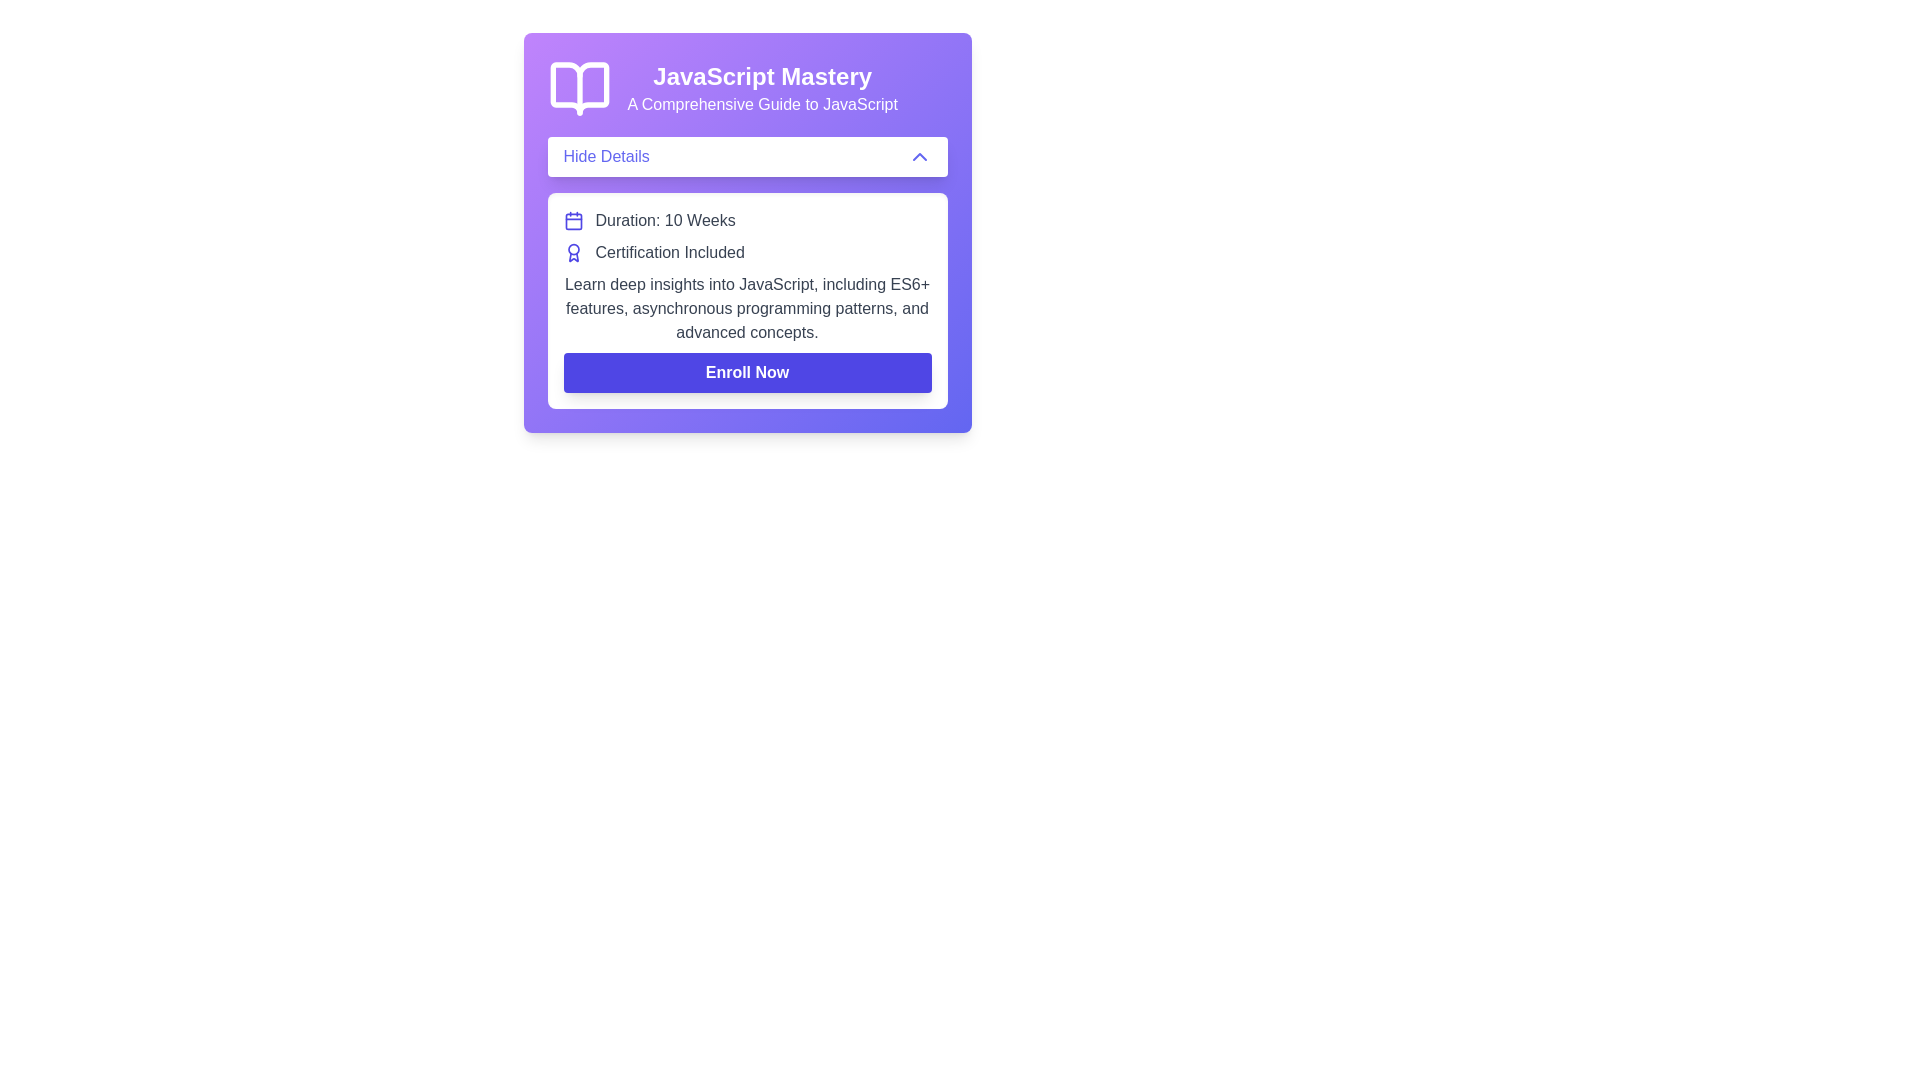  Describe the element at coordinates (761, 76) in the screenshot. I see `on the text label that serves as the heading for the card titled 'JavaScript Mastery', which is located at the top of a purple rectangular card` at that location.